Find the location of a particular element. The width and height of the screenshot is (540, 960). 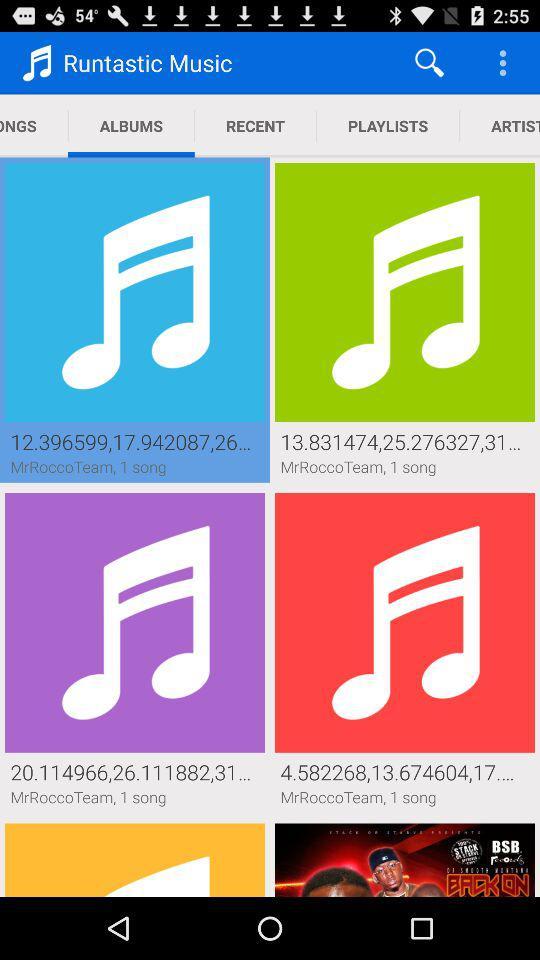

the playlists item is located at coordinates (388, 125).